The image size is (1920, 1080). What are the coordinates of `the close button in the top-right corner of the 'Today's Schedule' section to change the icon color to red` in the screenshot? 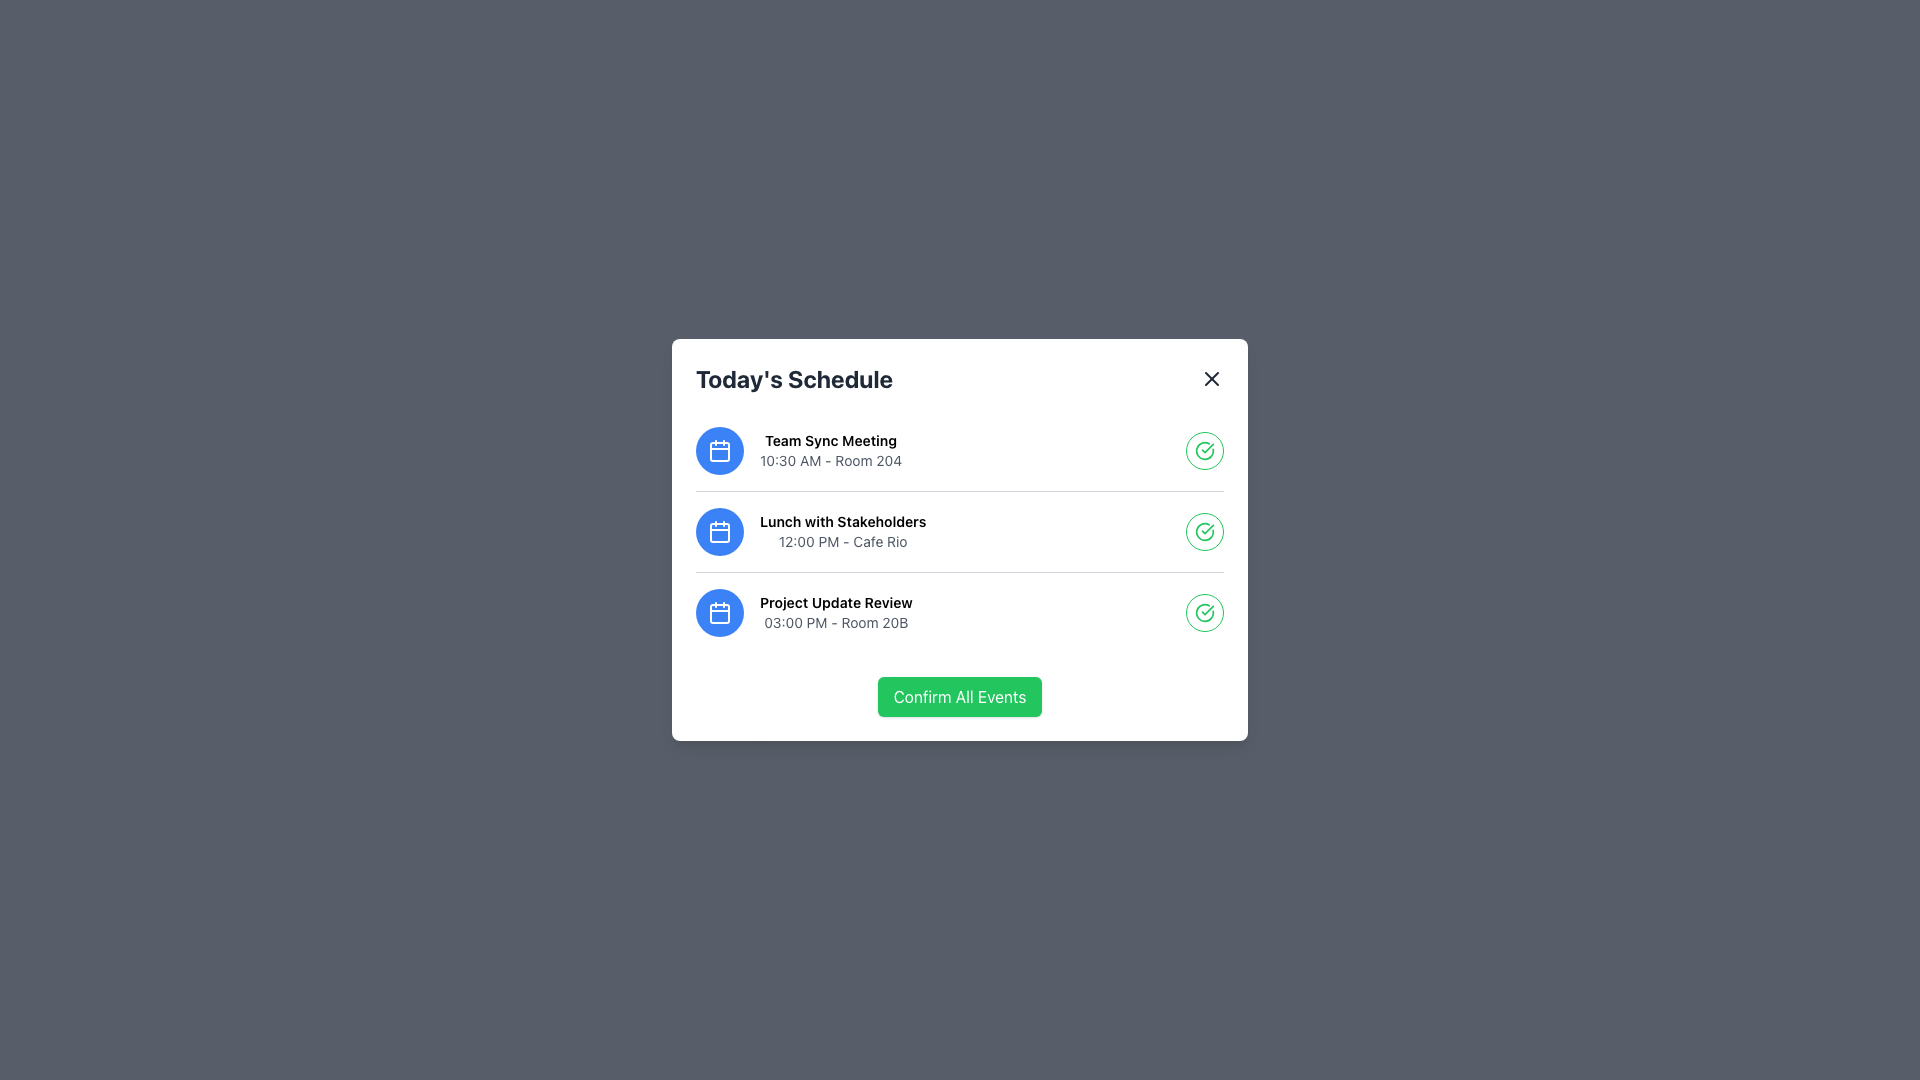 It's located at (1210, 378).